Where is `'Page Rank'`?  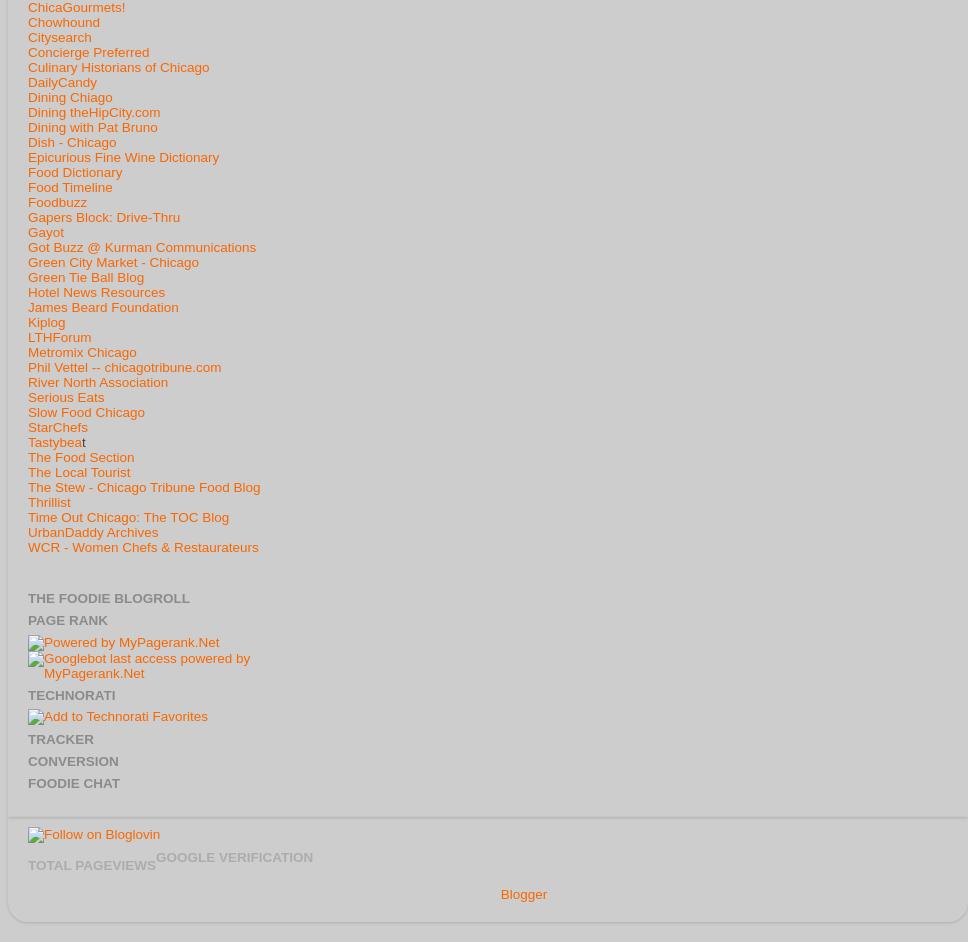
'Page Rank' is located at coordinates (66, 619).